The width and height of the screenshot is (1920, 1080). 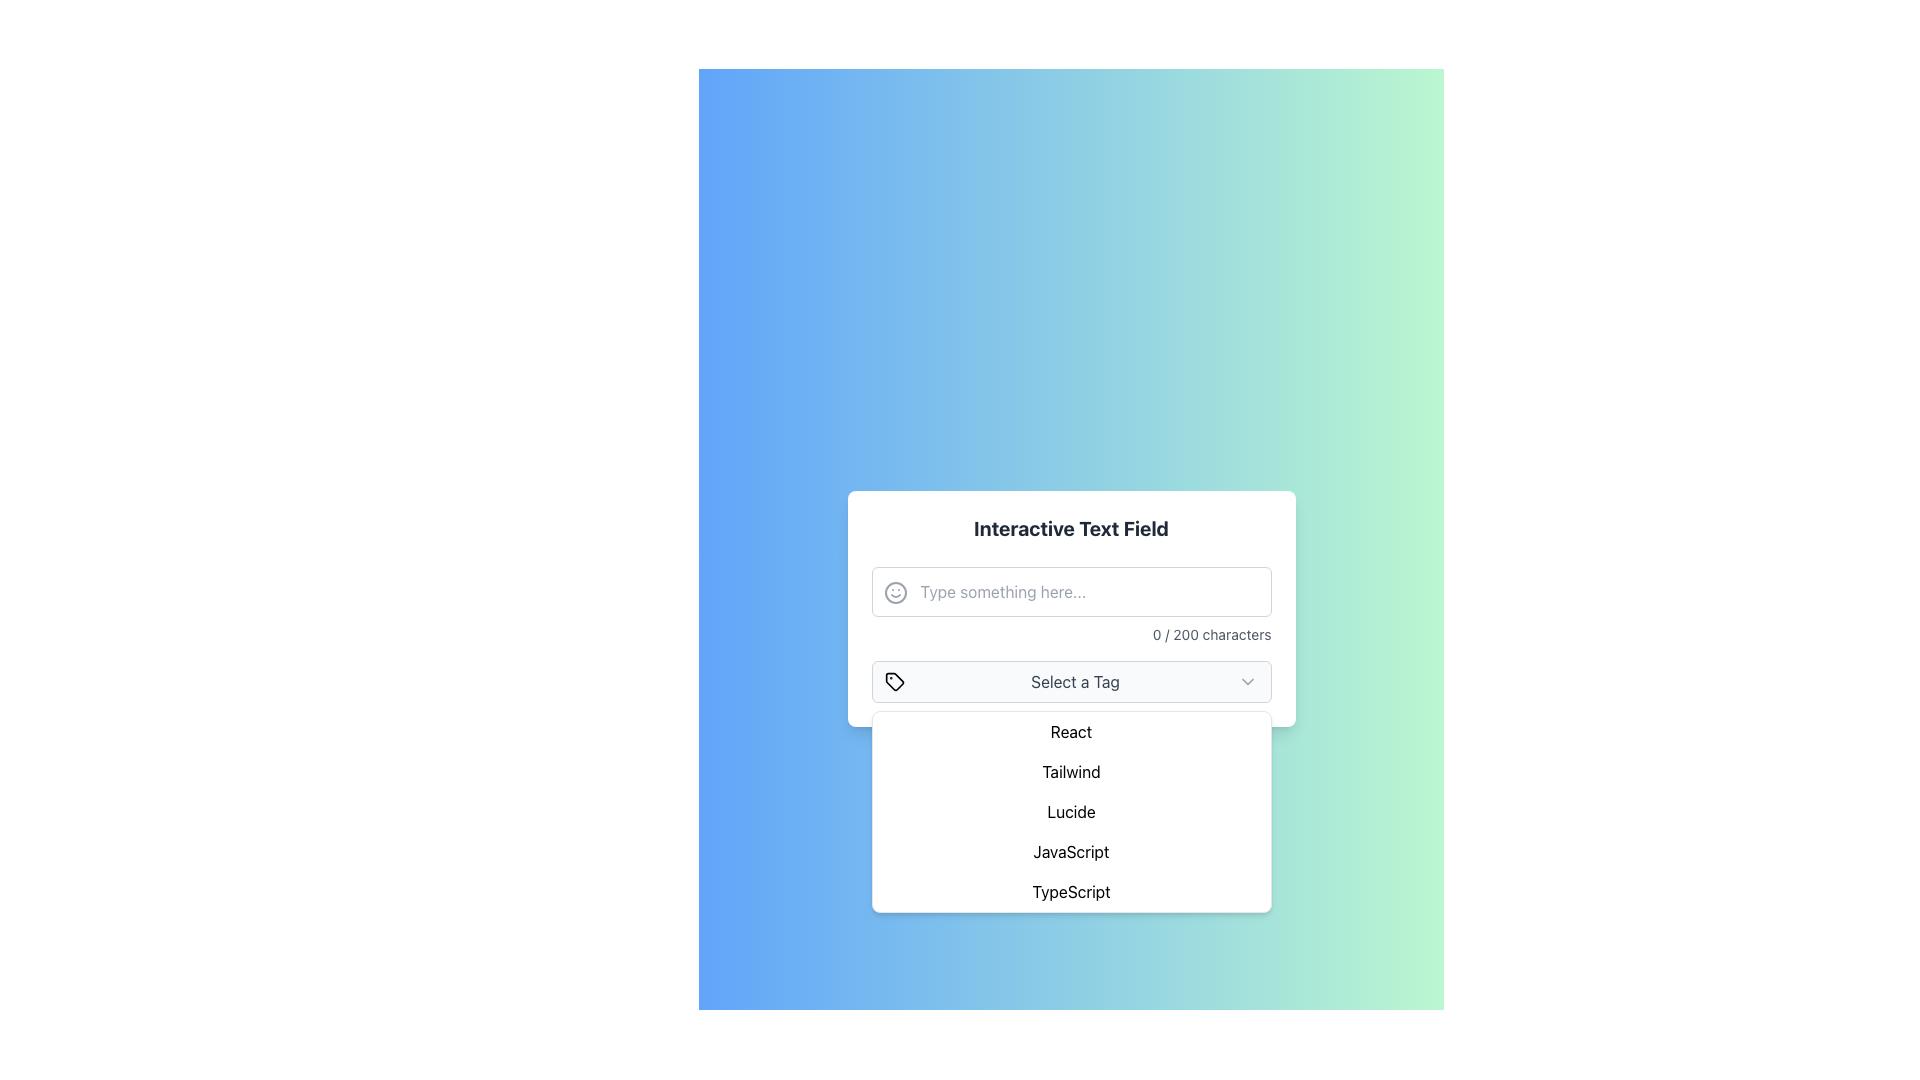 I want to click on the decorative icon located to the immediate left of the 'Select a Tag' text in the dropdown control, so click(x=893, y=681).